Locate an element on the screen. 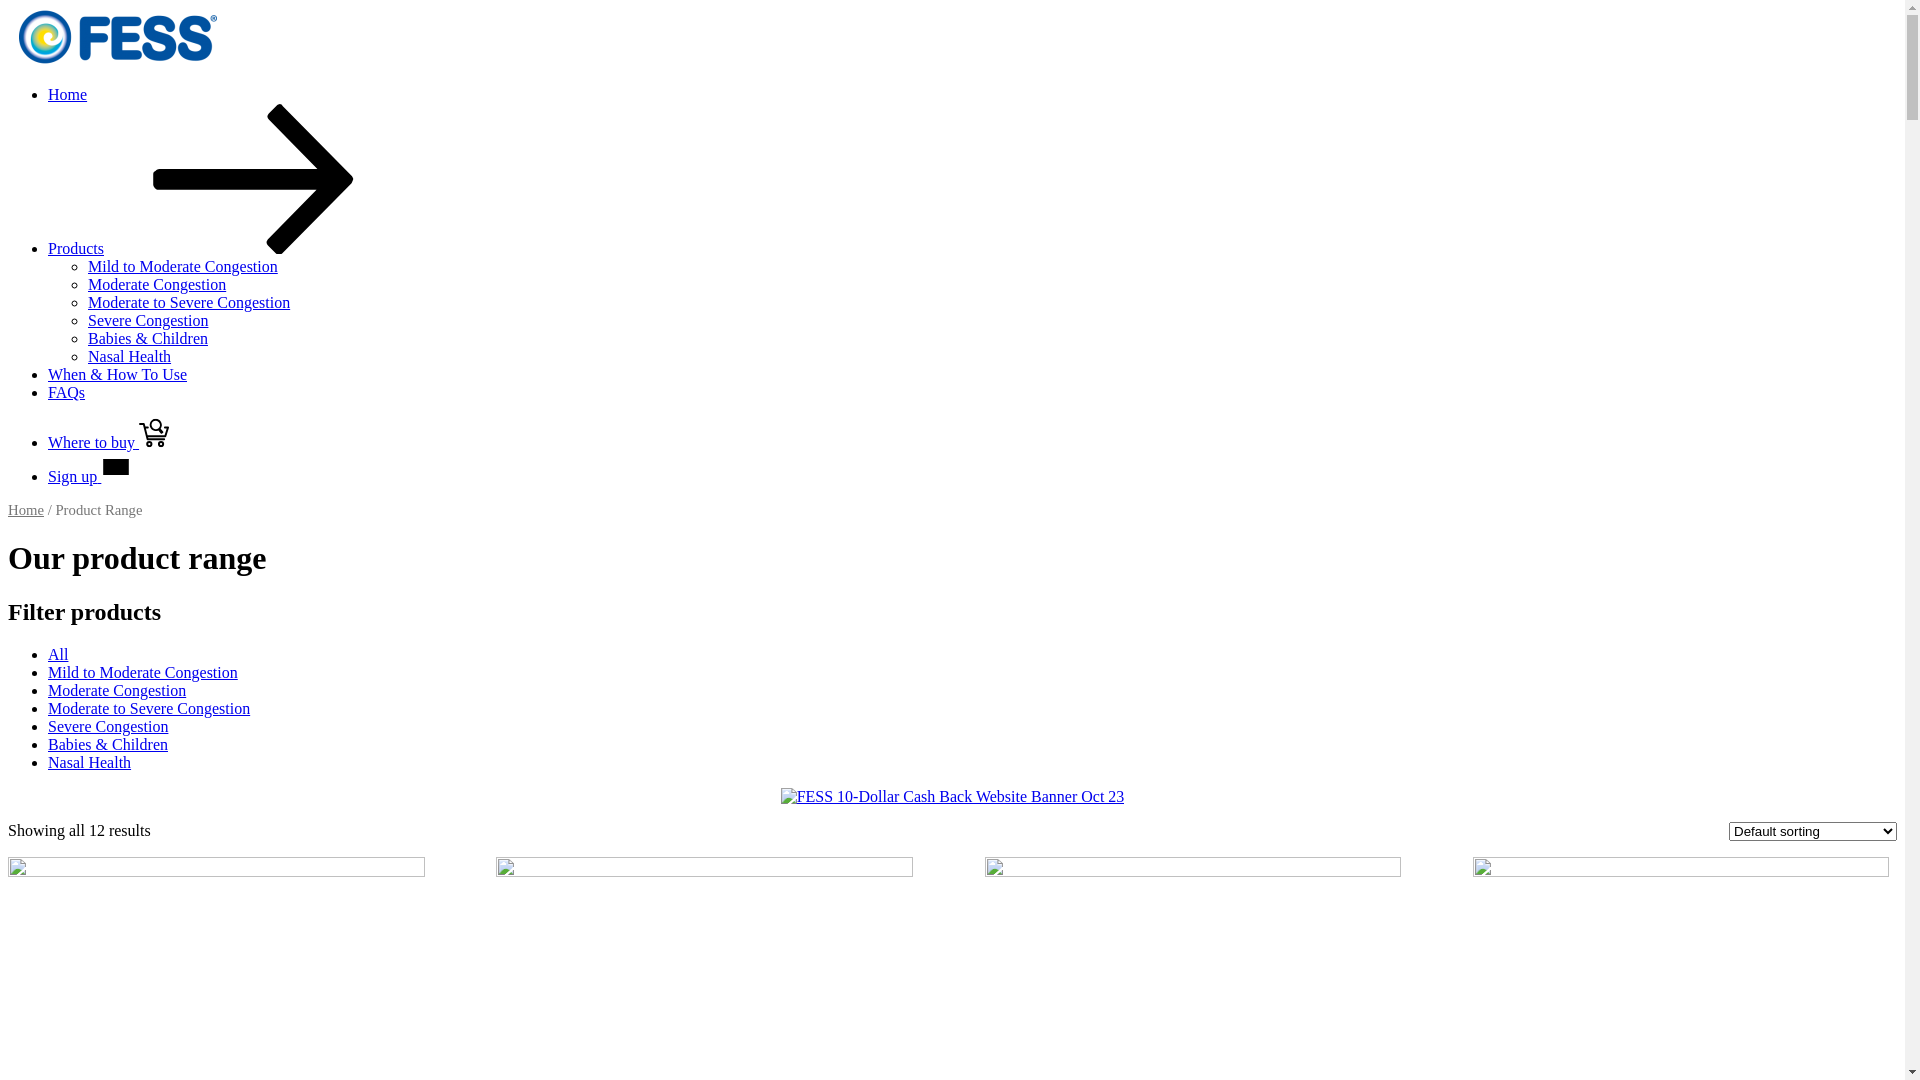  'Products' is located at coordinates (225, 247).